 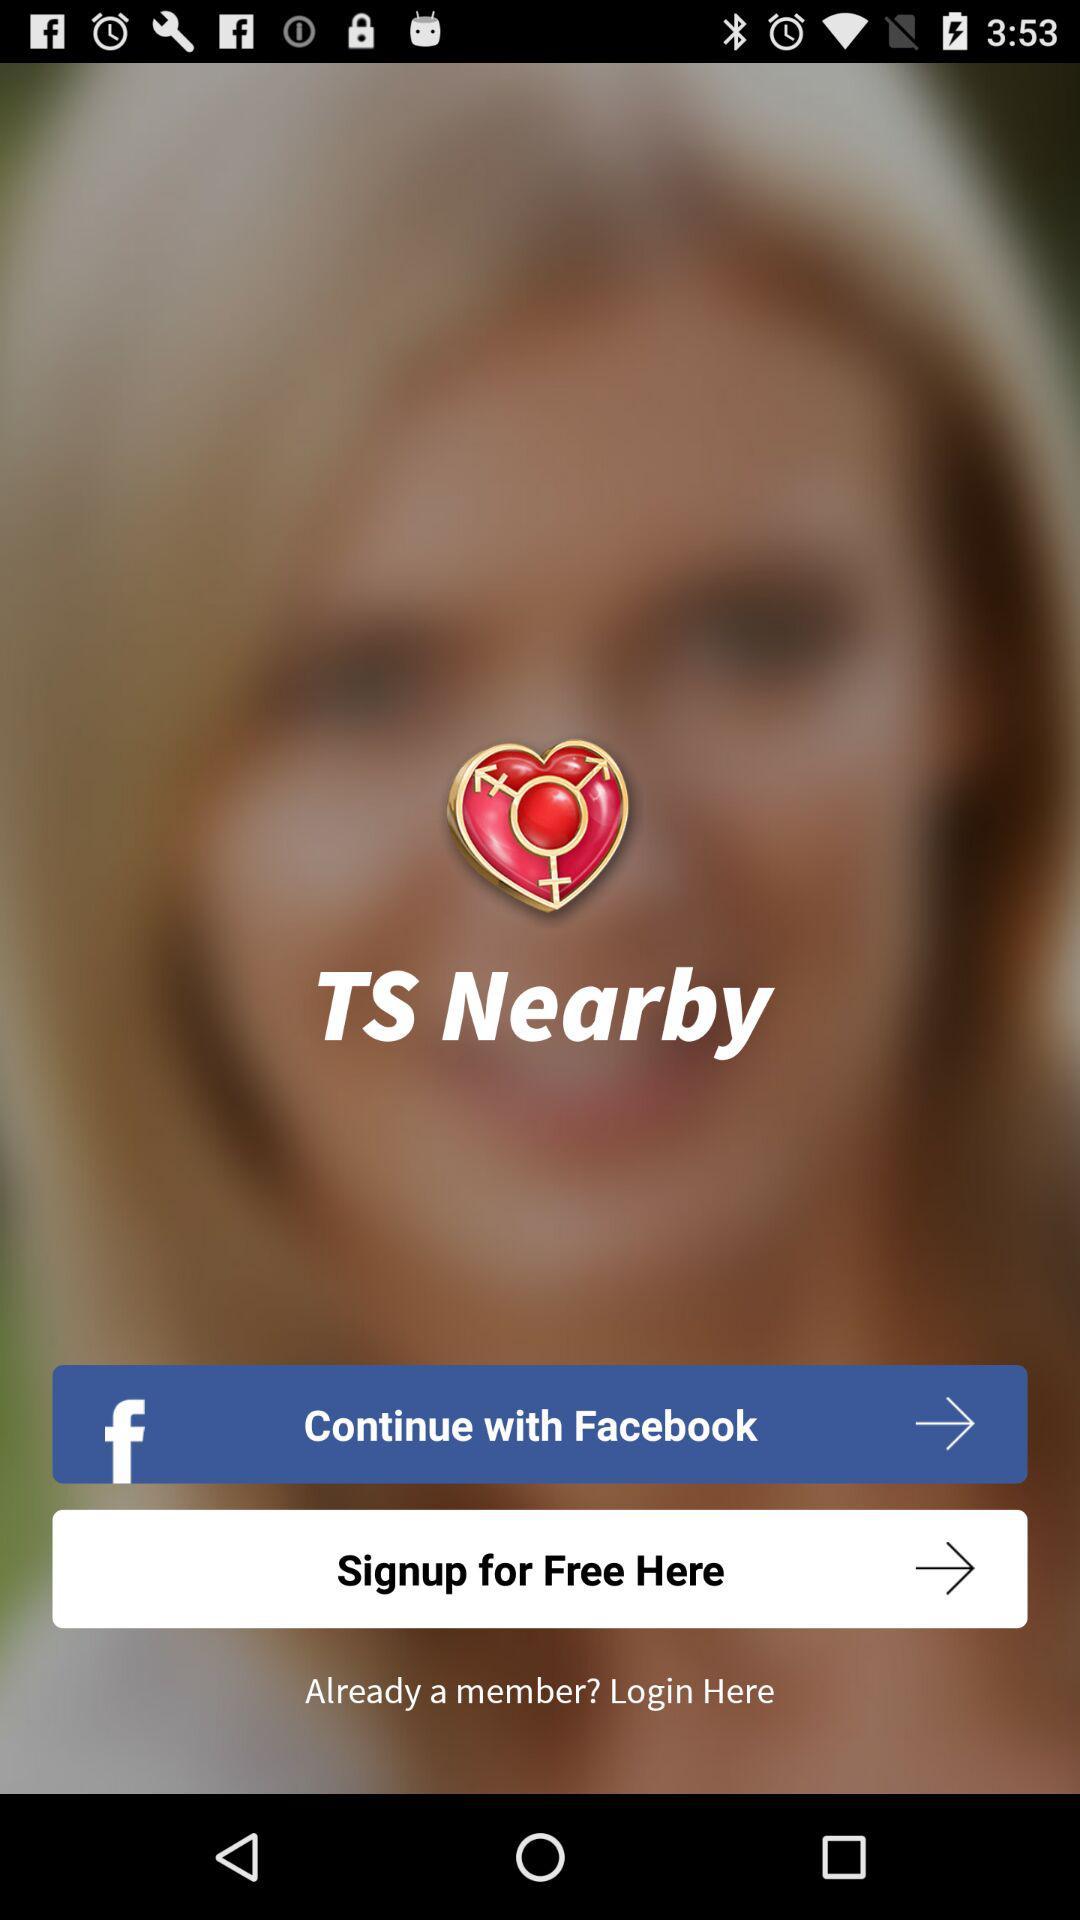 I want to click on already a member, so click(x=540, y=1690).